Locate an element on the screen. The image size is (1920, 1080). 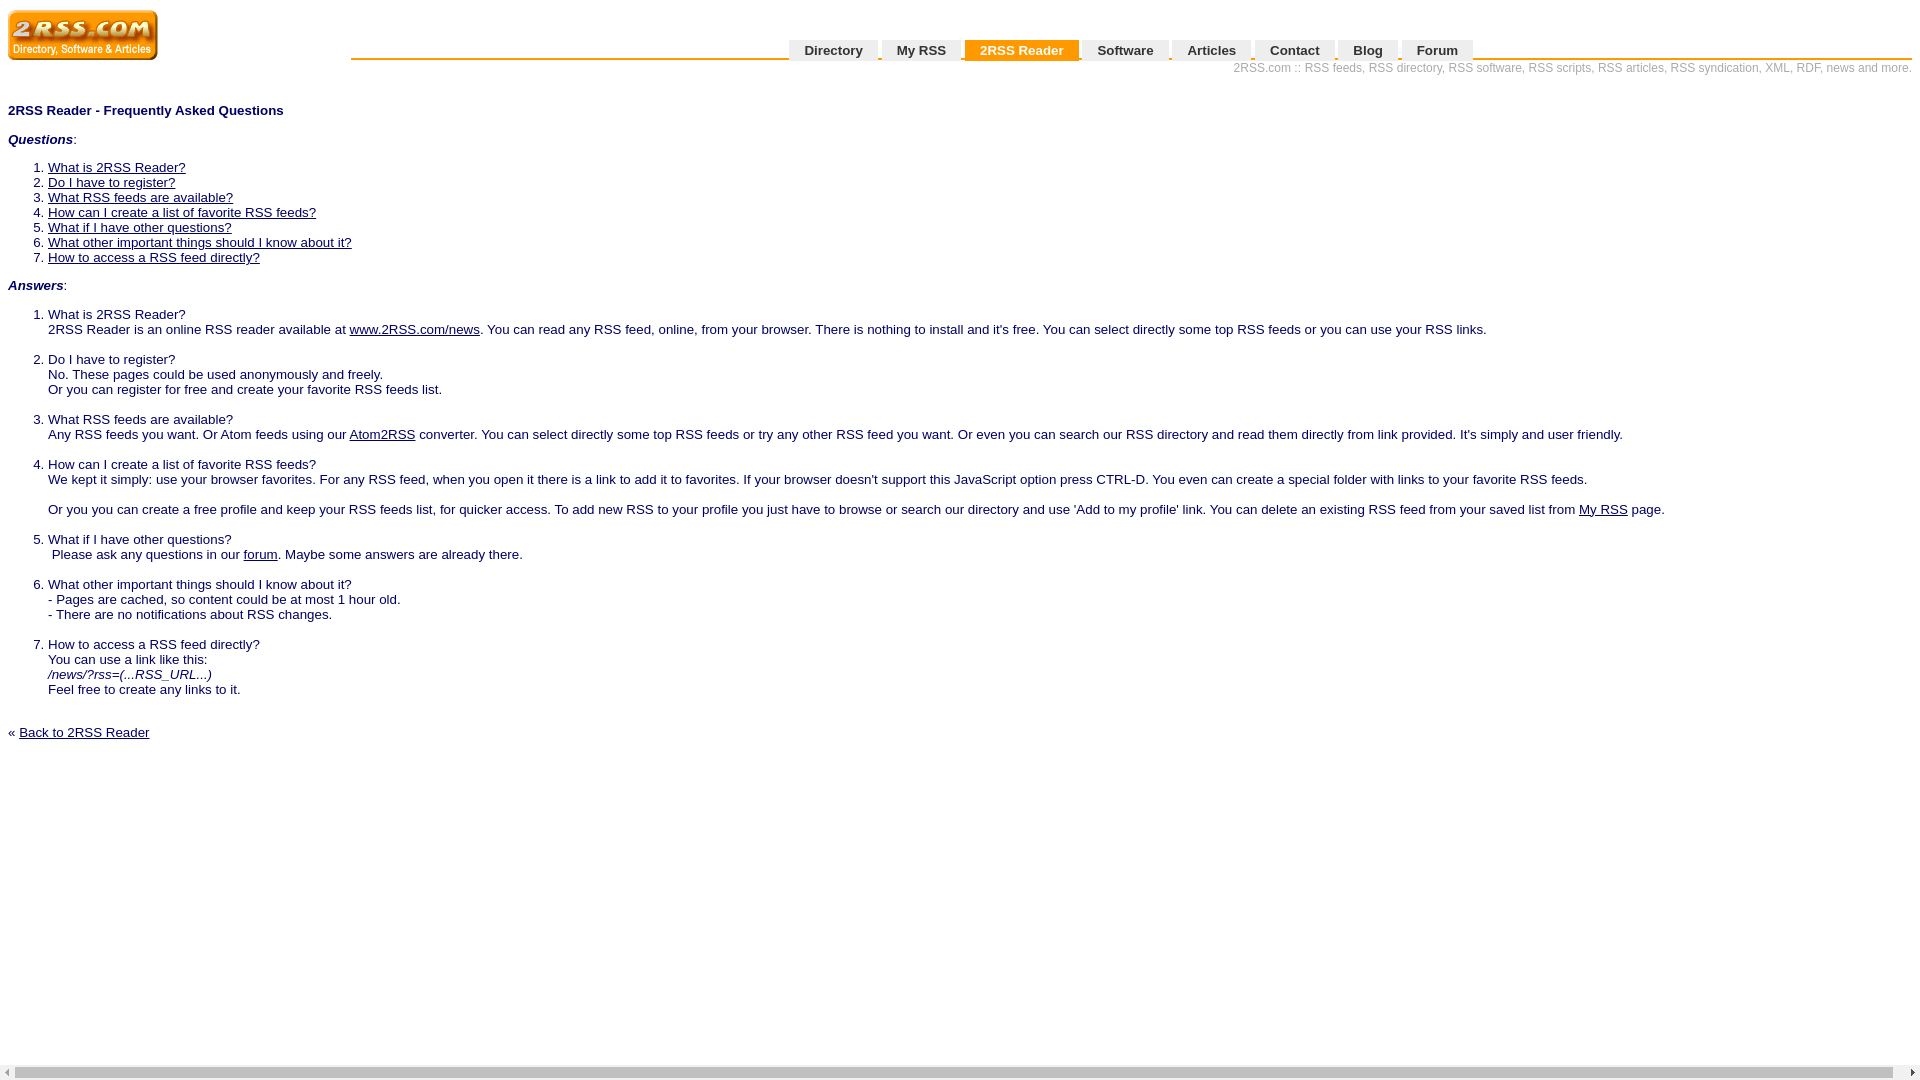
'What other important things should I know about it?' is located at coordinates (200, 241).